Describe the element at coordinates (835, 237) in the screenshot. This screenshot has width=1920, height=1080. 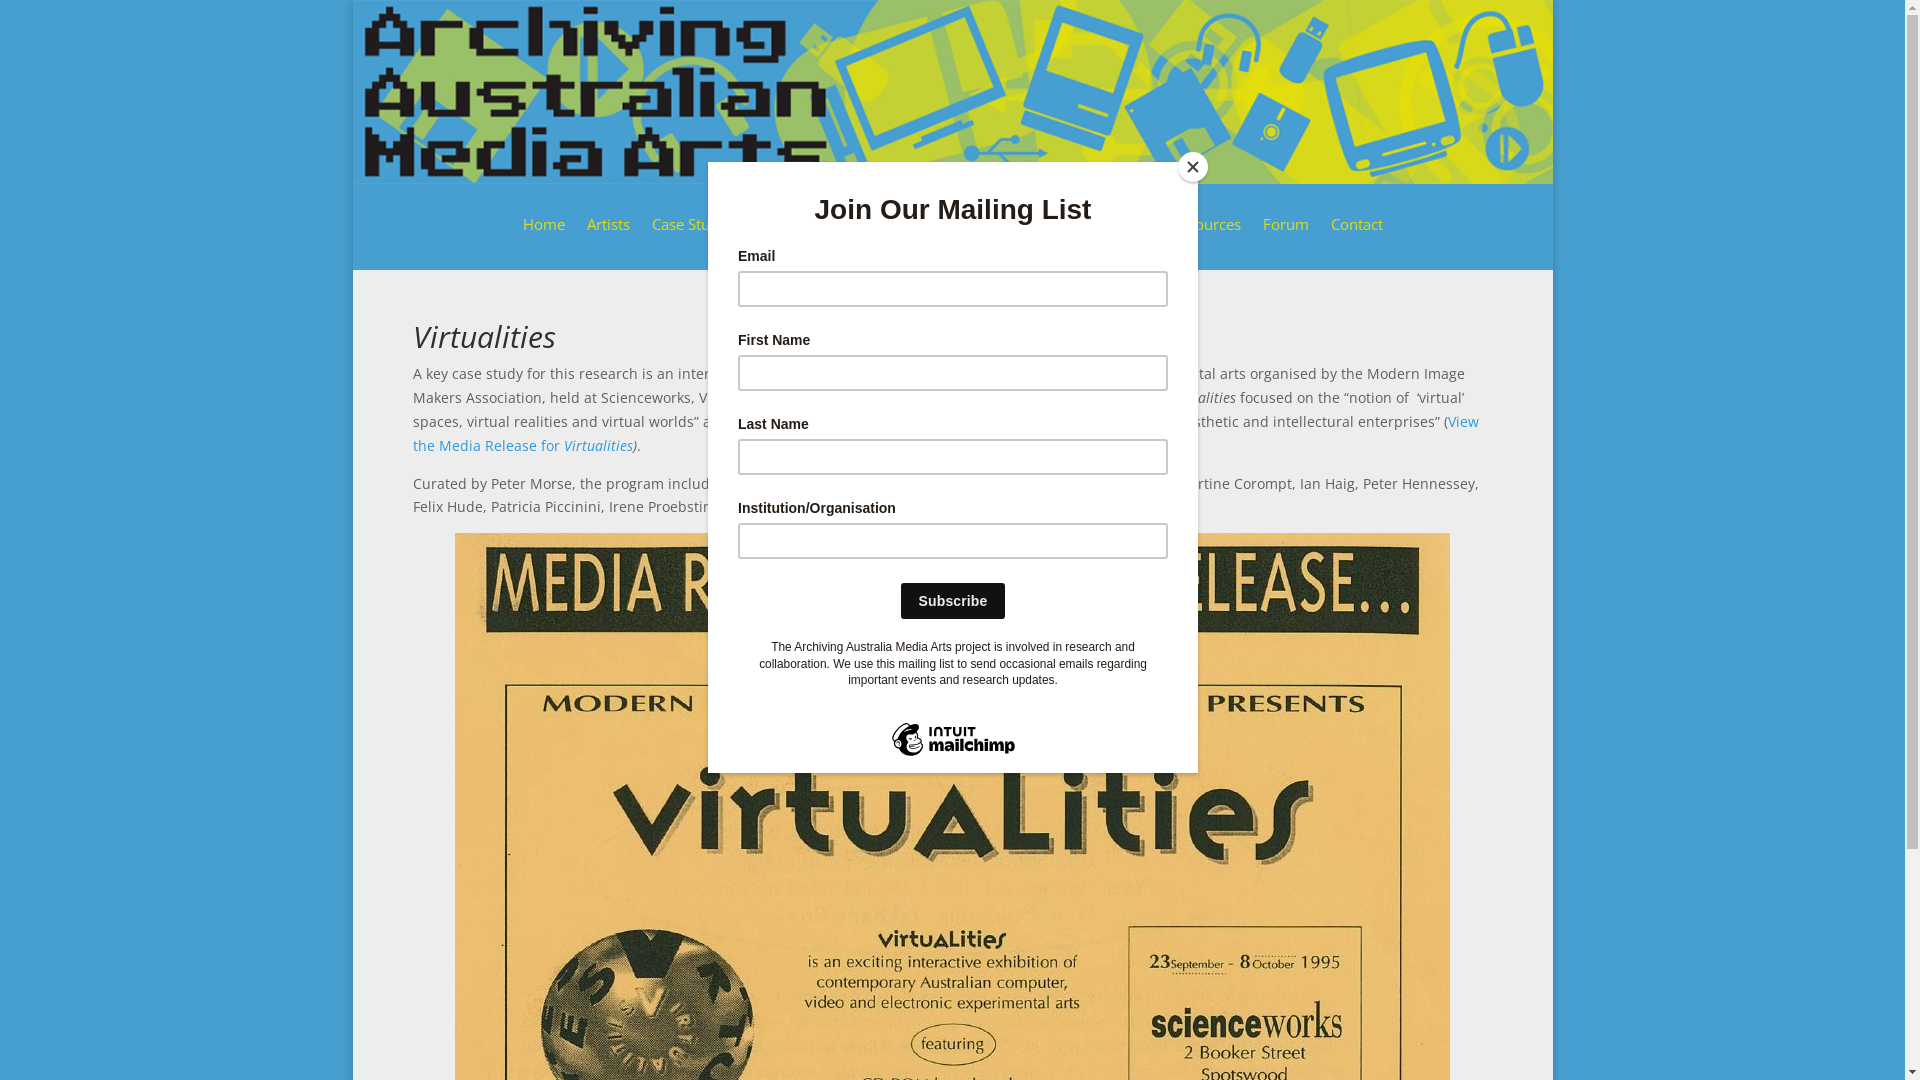
I see `'Project Partners'` at that location.